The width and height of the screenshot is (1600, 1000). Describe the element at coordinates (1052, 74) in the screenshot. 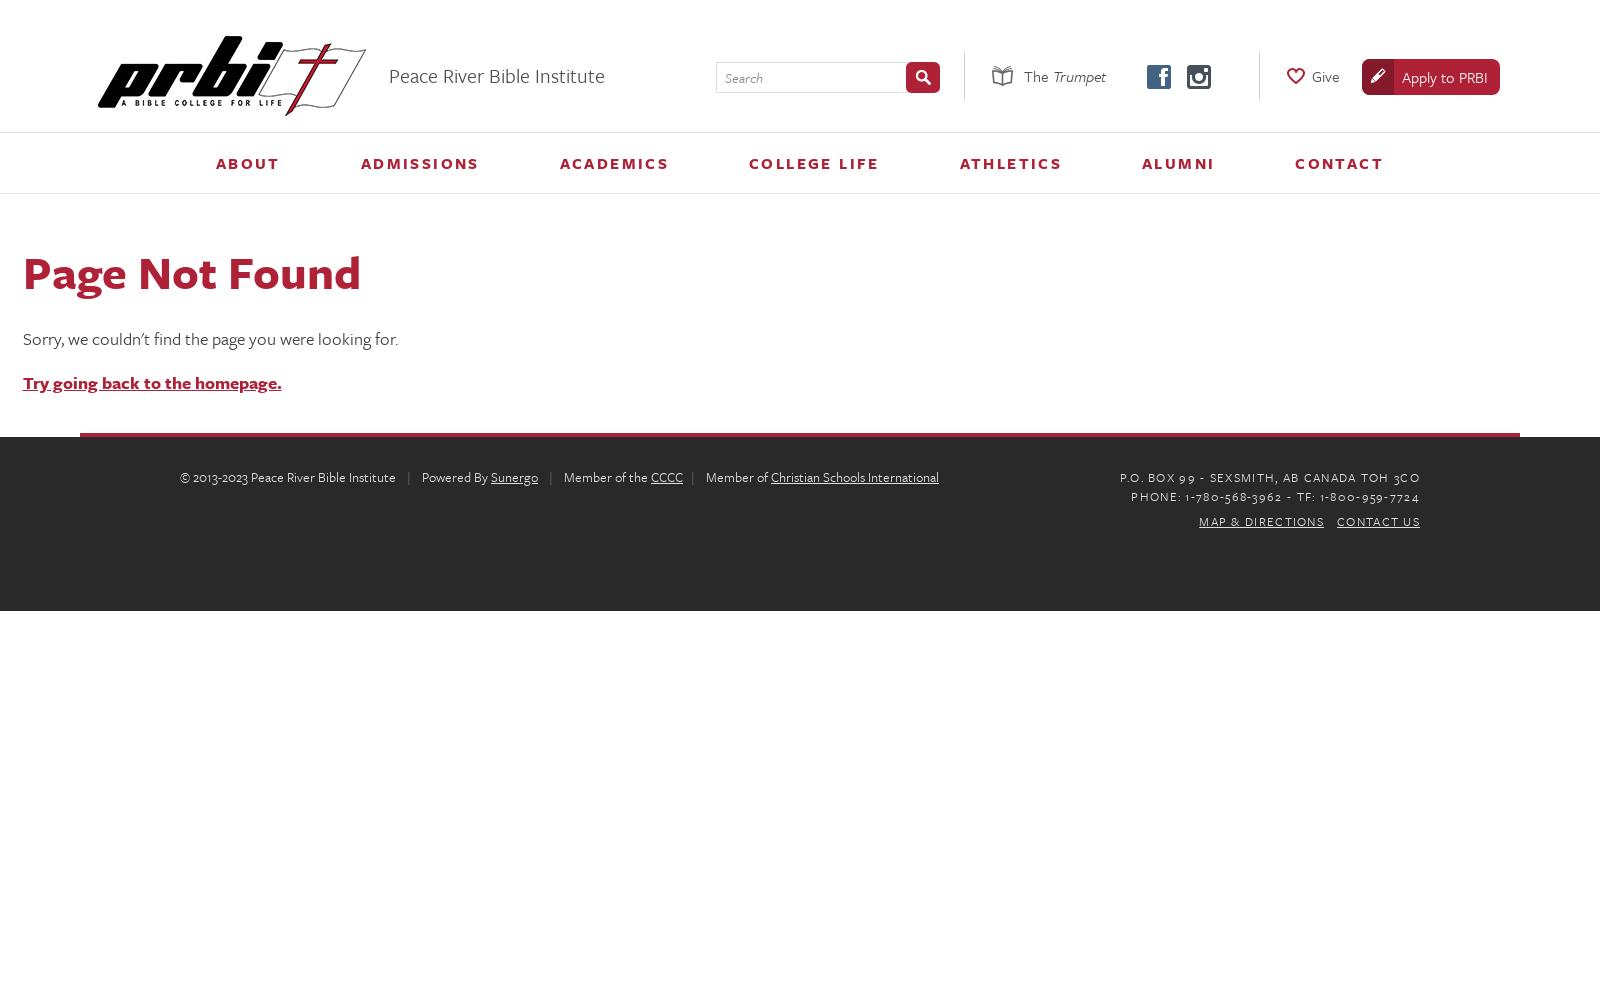

I see `'Trumpet'` at that location.